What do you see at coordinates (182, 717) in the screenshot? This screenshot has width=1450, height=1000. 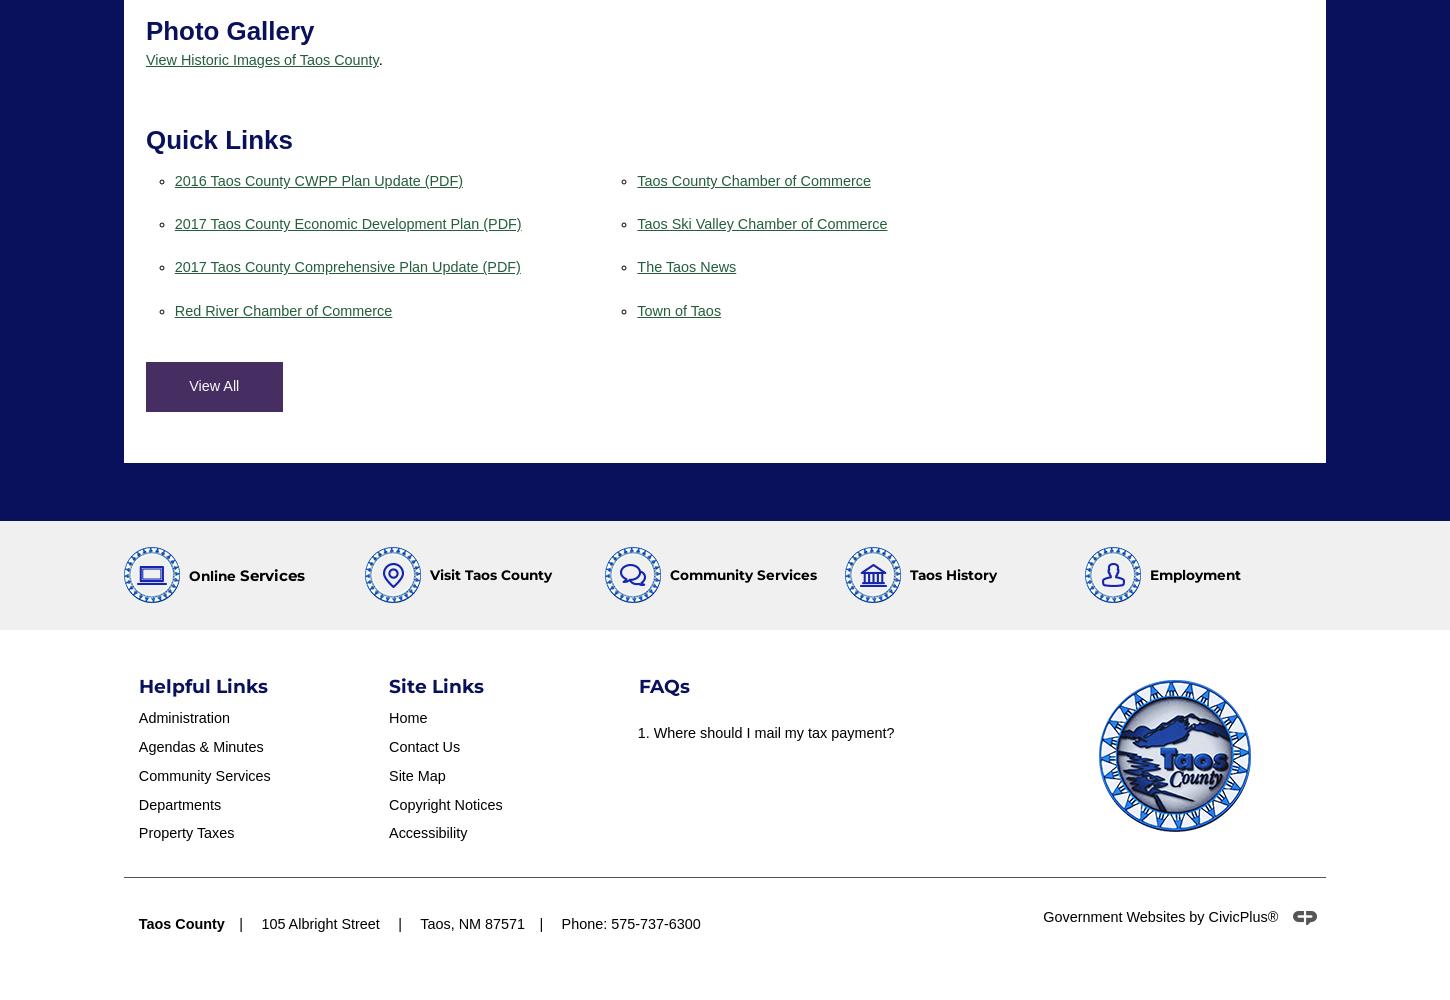 I see `'Administration'` at bounding box center [182, 717].